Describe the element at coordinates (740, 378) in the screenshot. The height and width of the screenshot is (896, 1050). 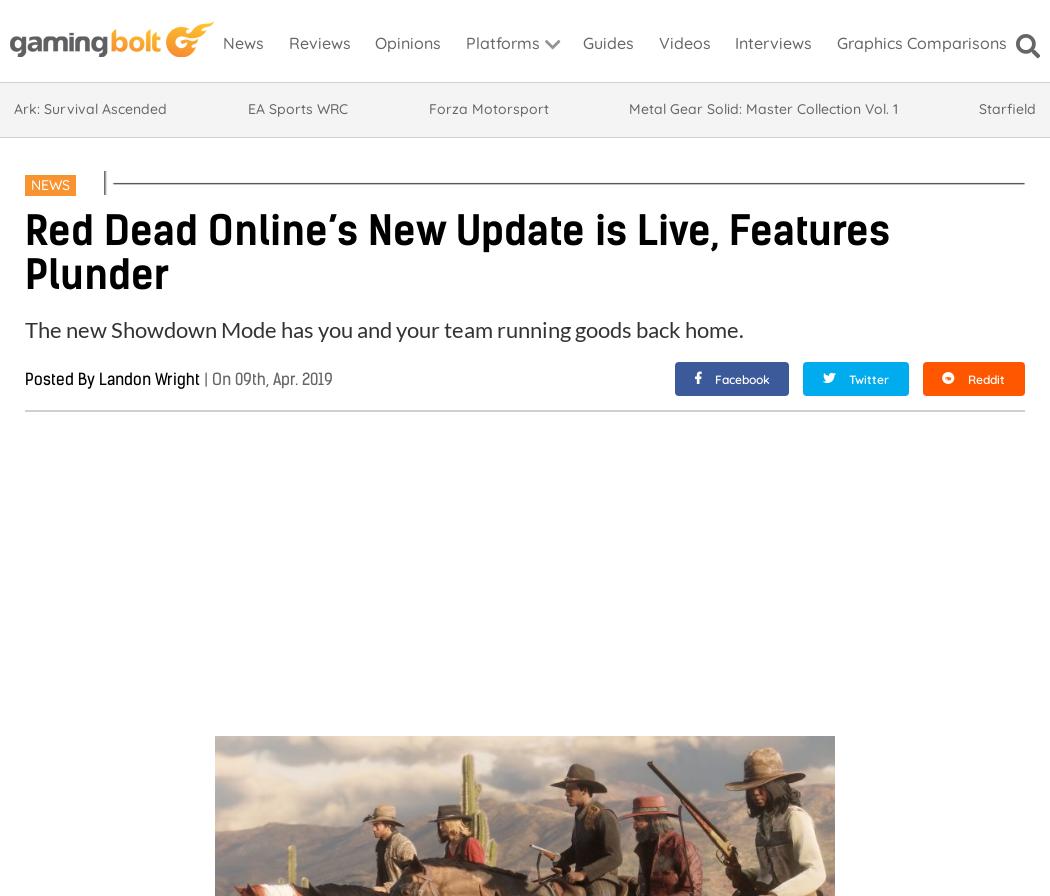
I see `'Facebook'` at that location.